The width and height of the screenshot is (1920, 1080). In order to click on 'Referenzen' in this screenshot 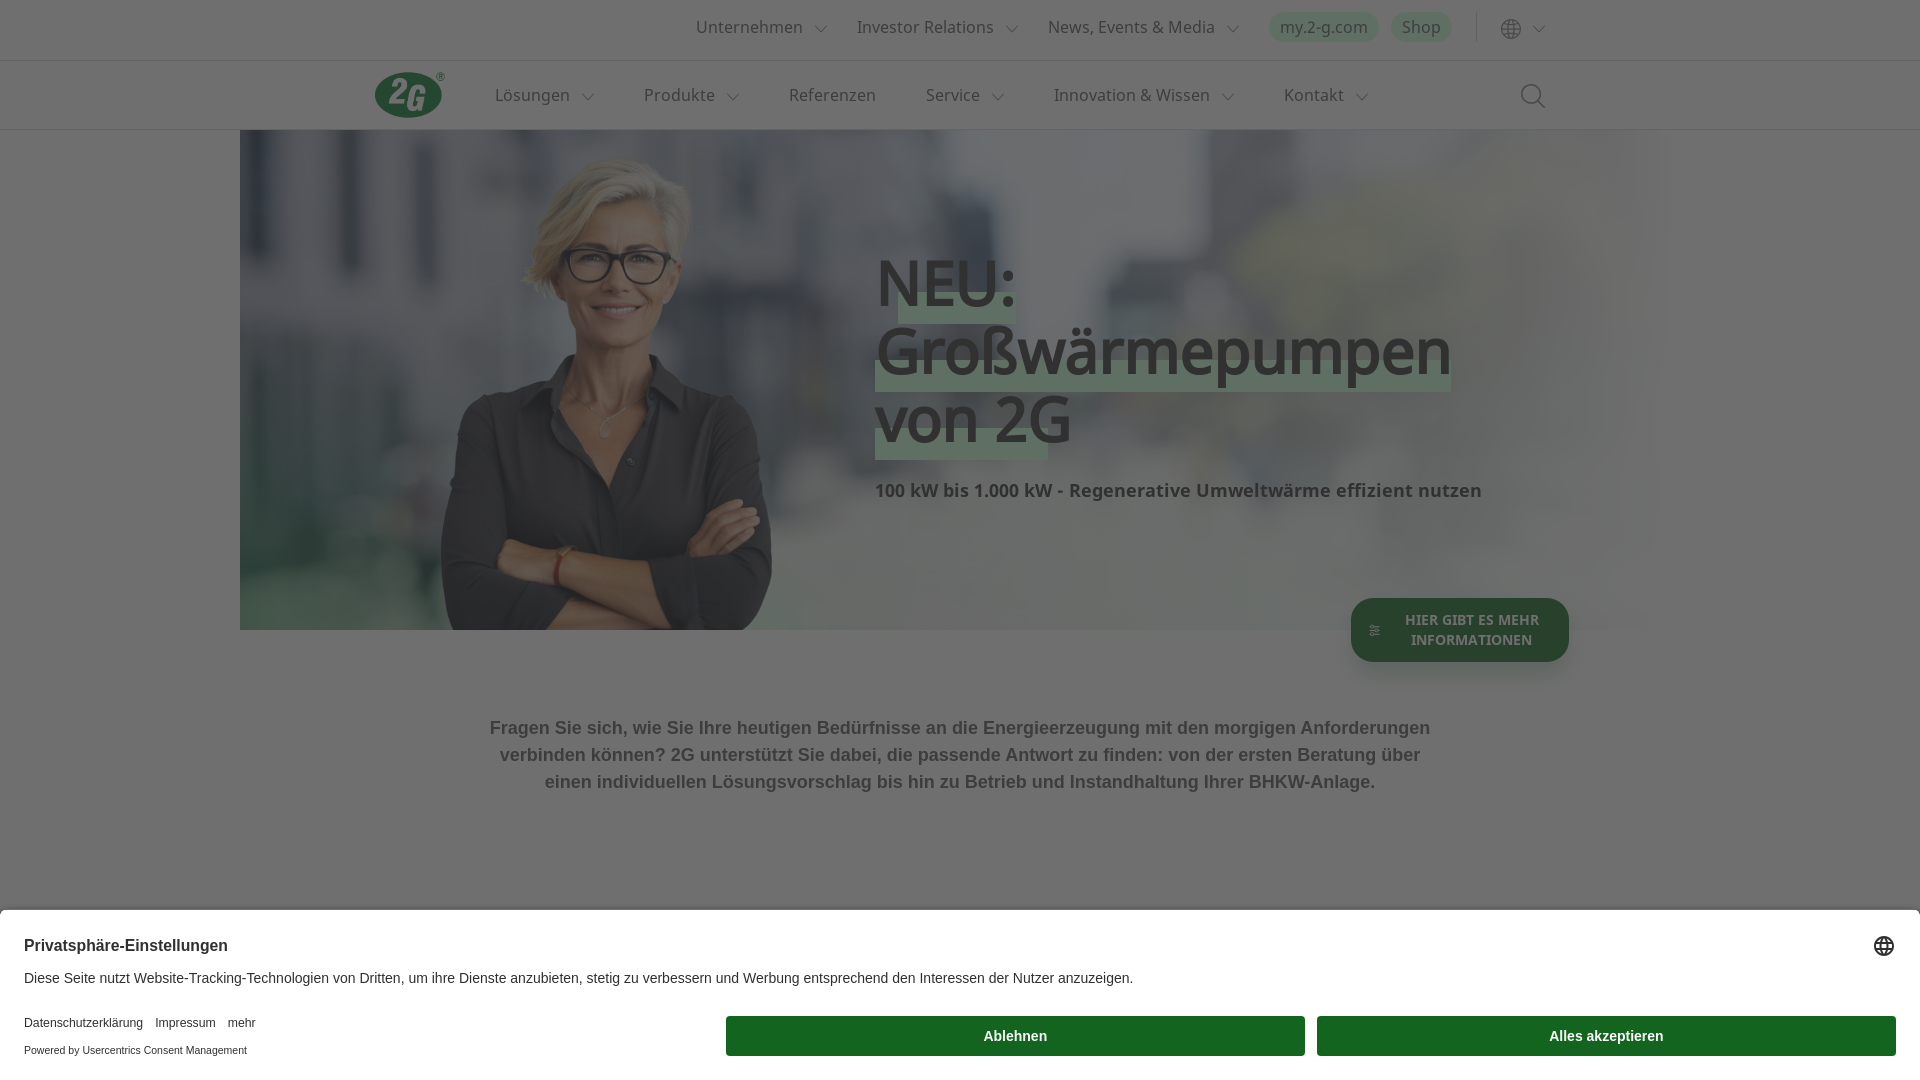, I will do `click(832, 95)`.